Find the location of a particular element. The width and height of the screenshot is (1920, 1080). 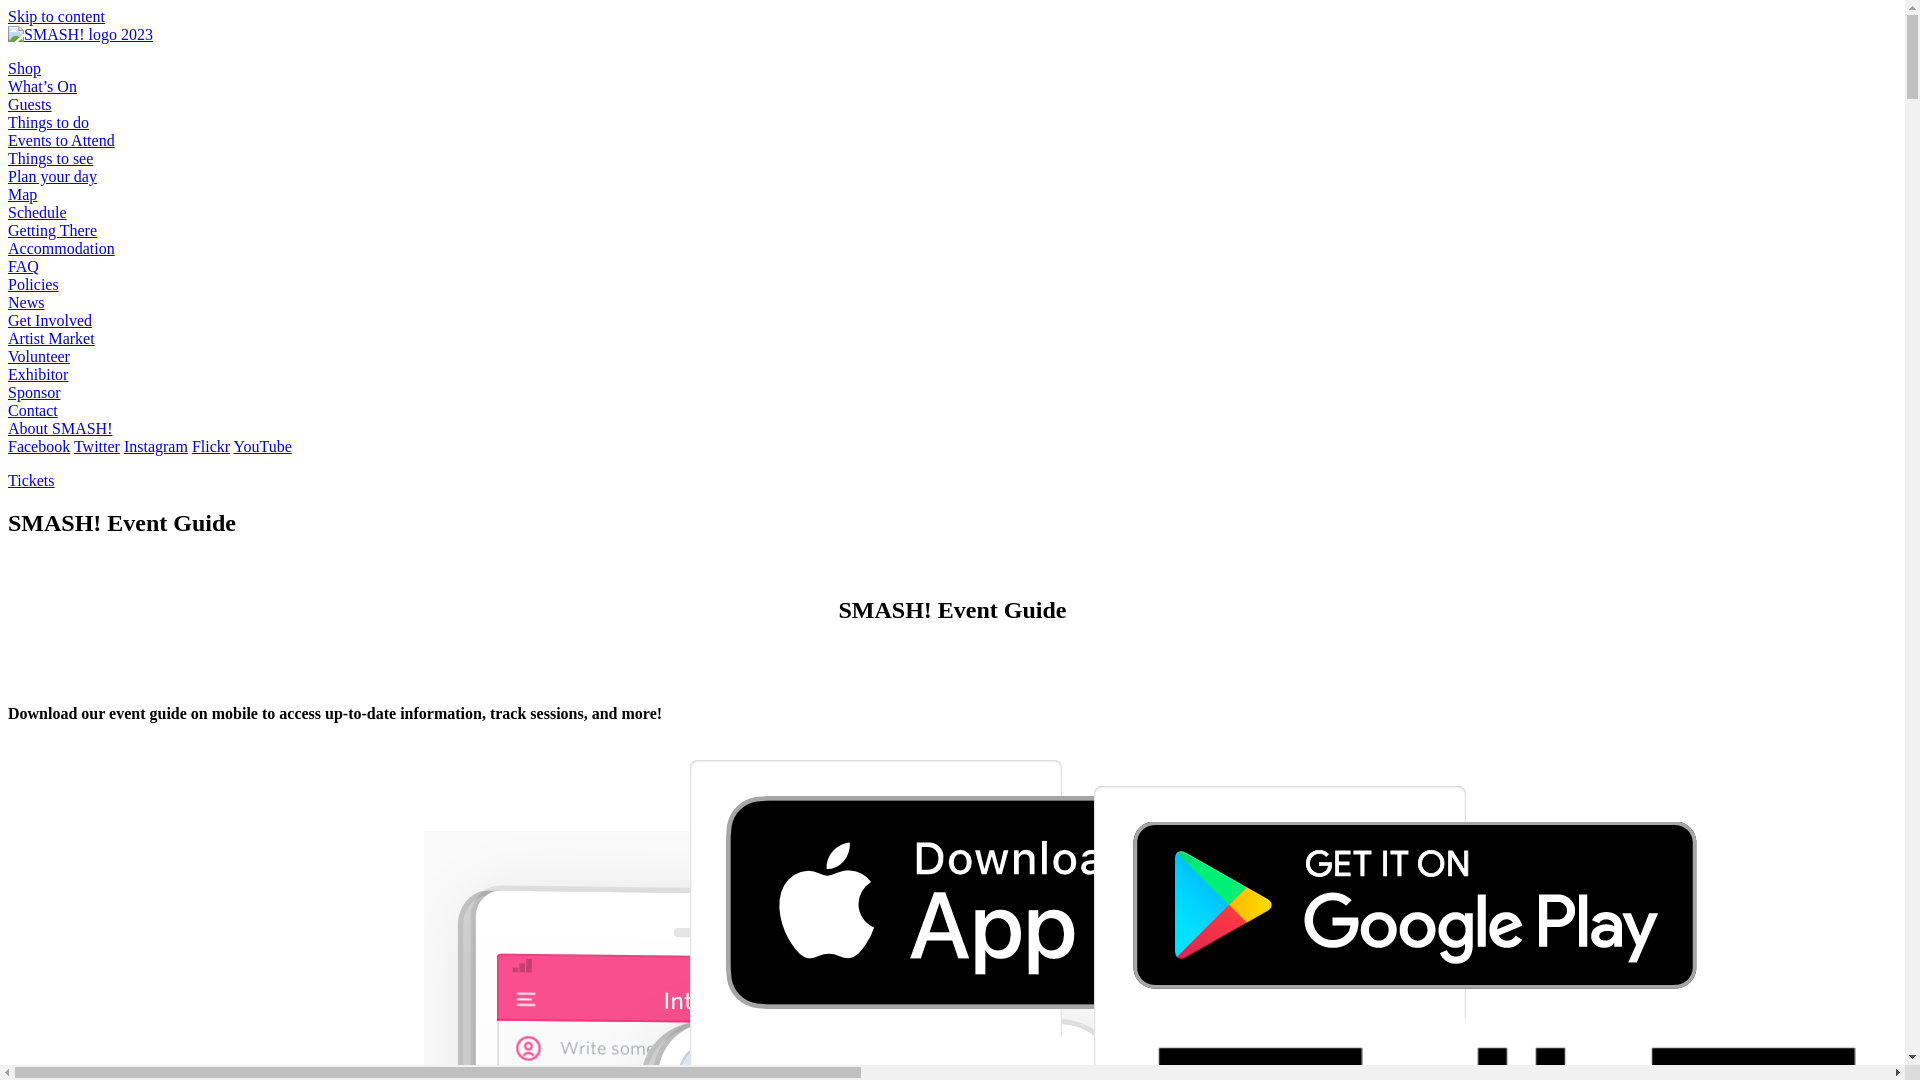

'Plan your day' is located at coordinates (52, 175).